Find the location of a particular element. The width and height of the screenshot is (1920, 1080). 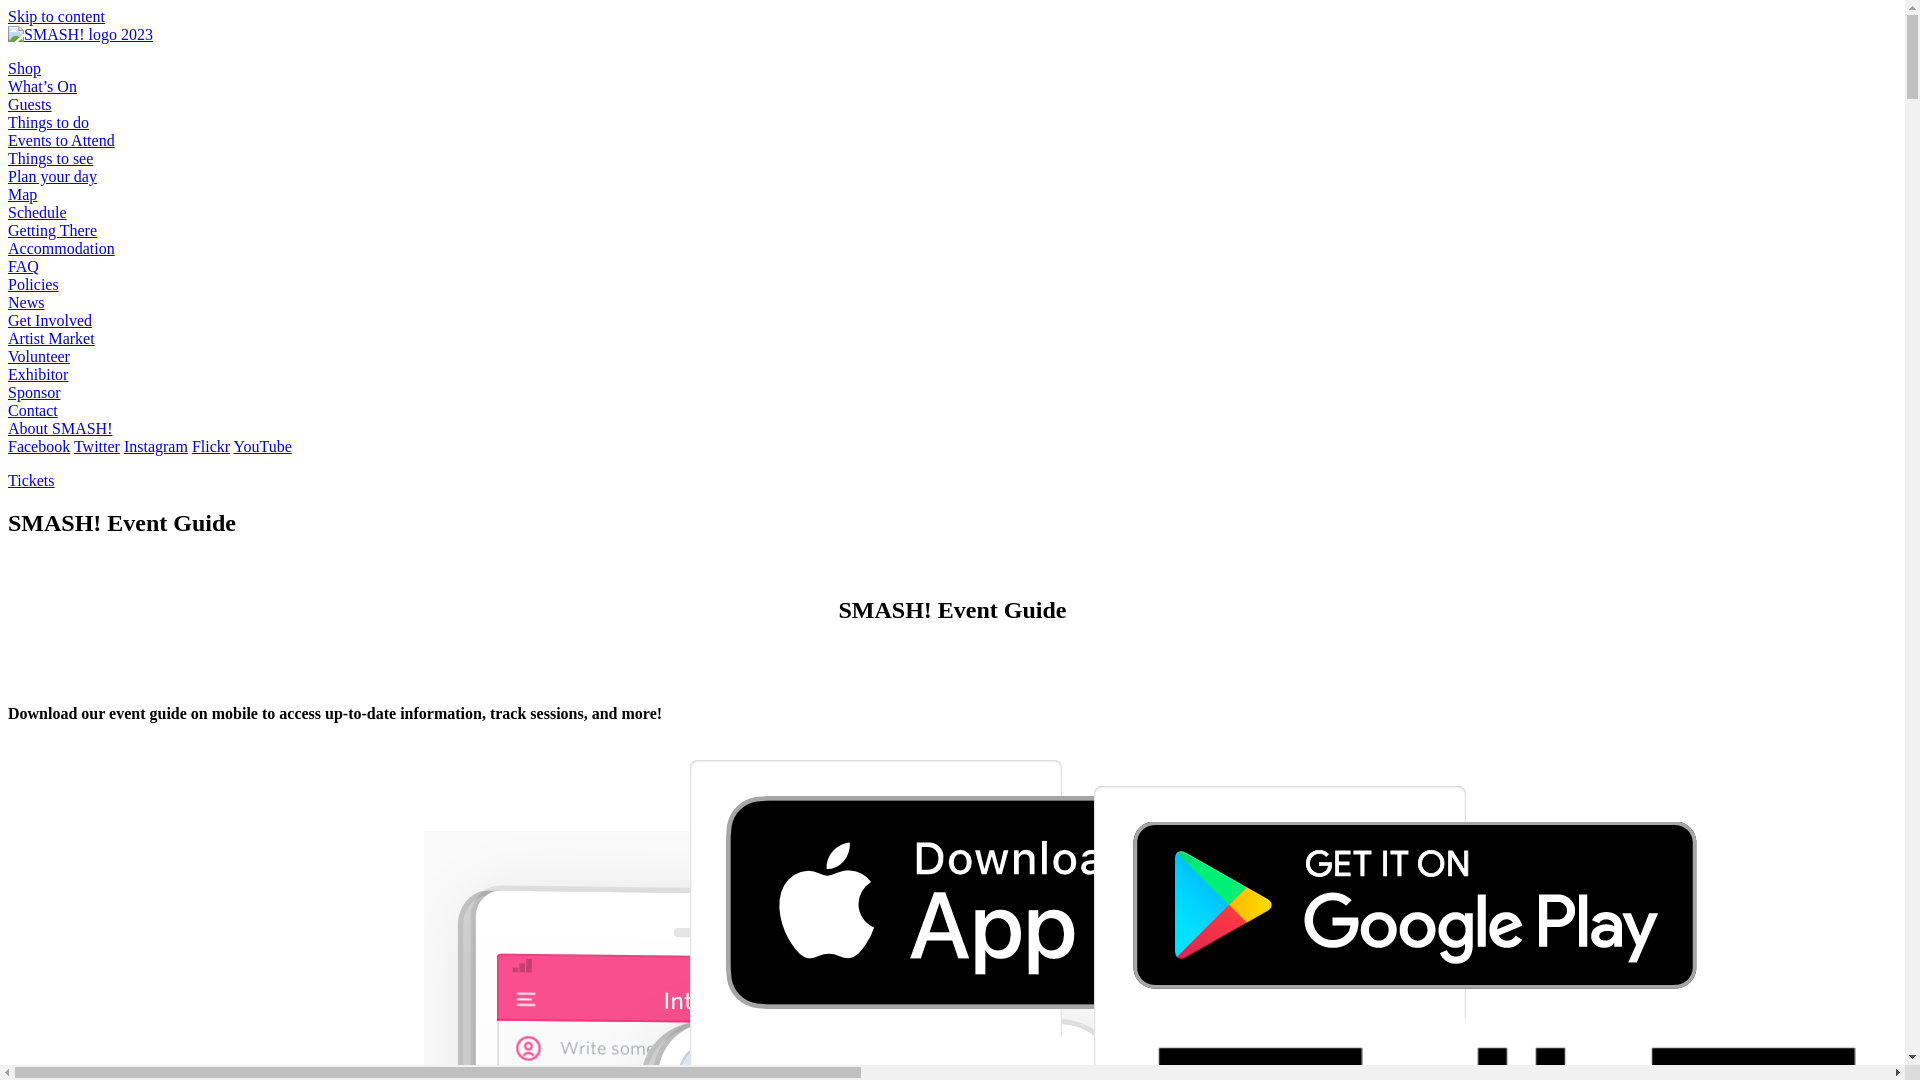

'Plan your day' is located at coordinates (52, 175).